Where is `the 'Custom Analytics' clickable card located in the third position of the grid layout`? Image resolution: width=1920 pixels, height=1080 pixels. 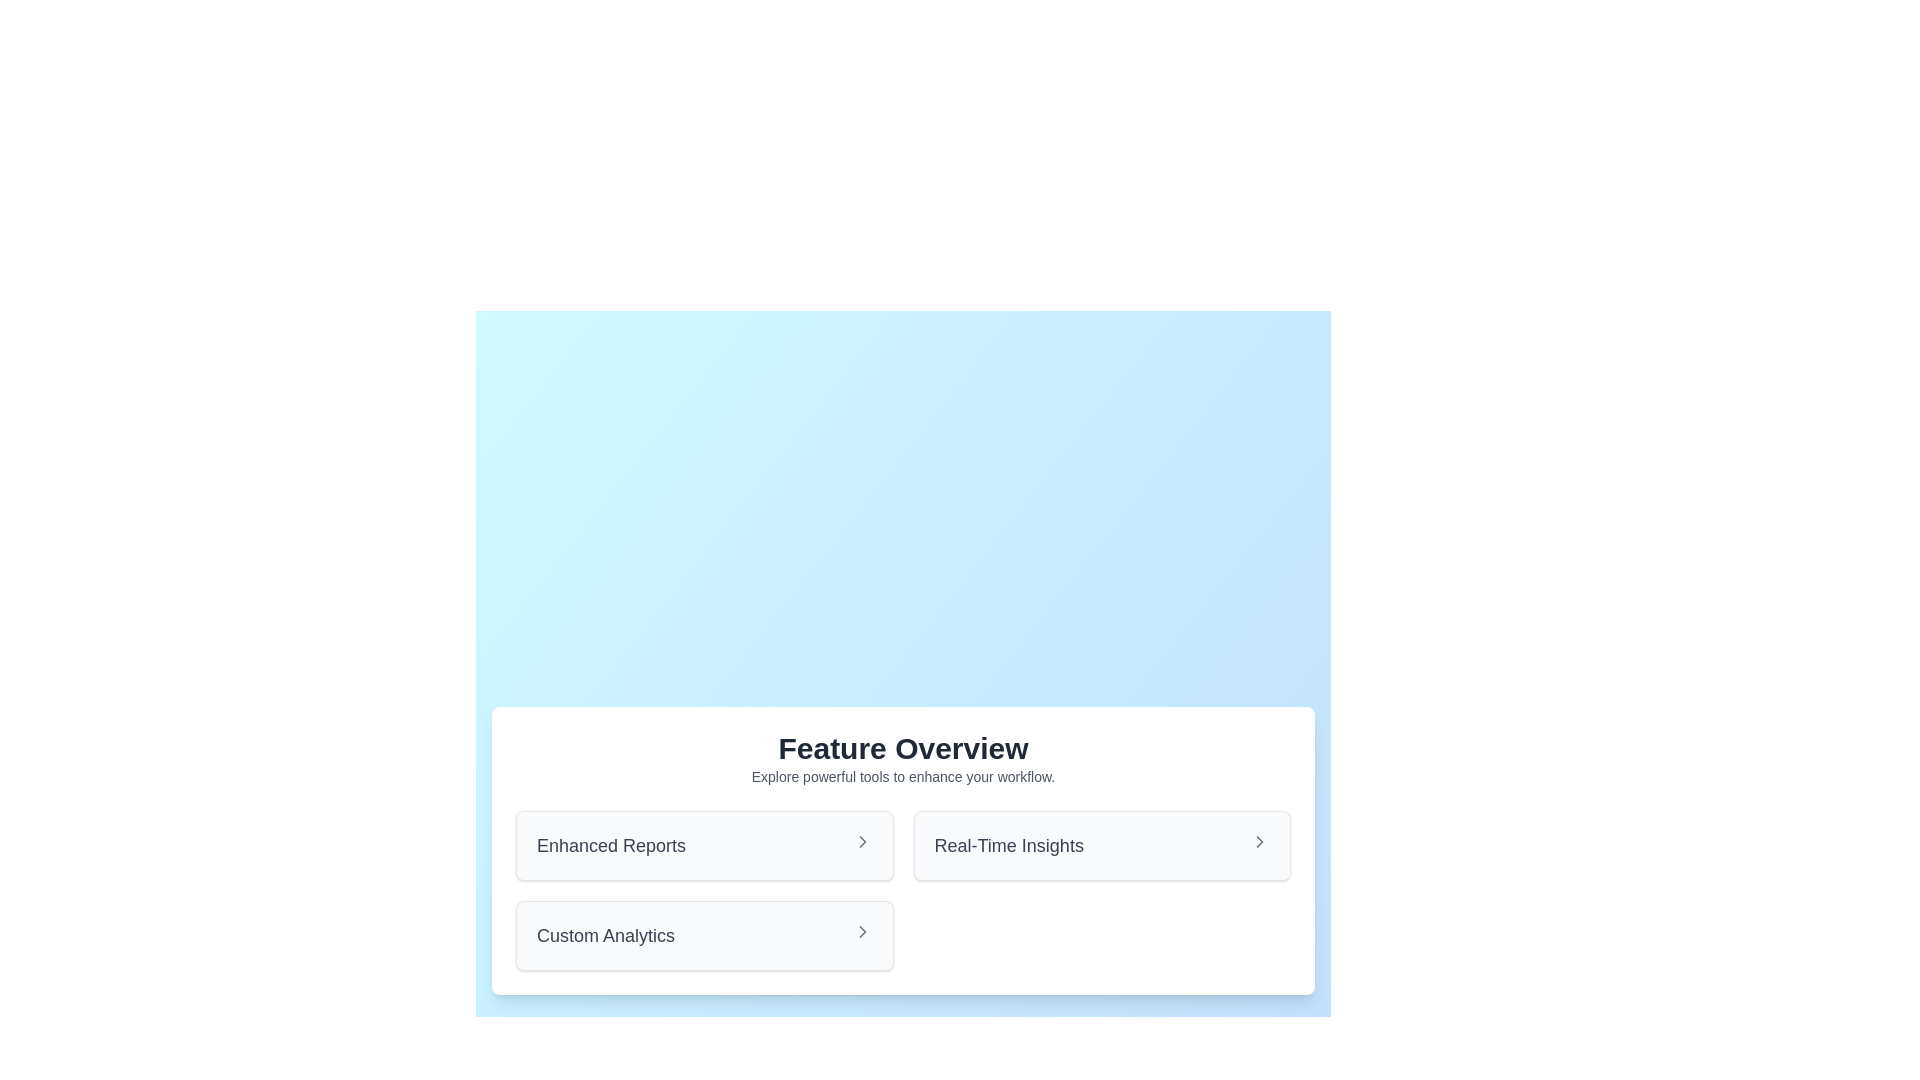 the 'Custom Analytics' clickable card located in the third position of the grid layout is located at coordinates (704, 936).